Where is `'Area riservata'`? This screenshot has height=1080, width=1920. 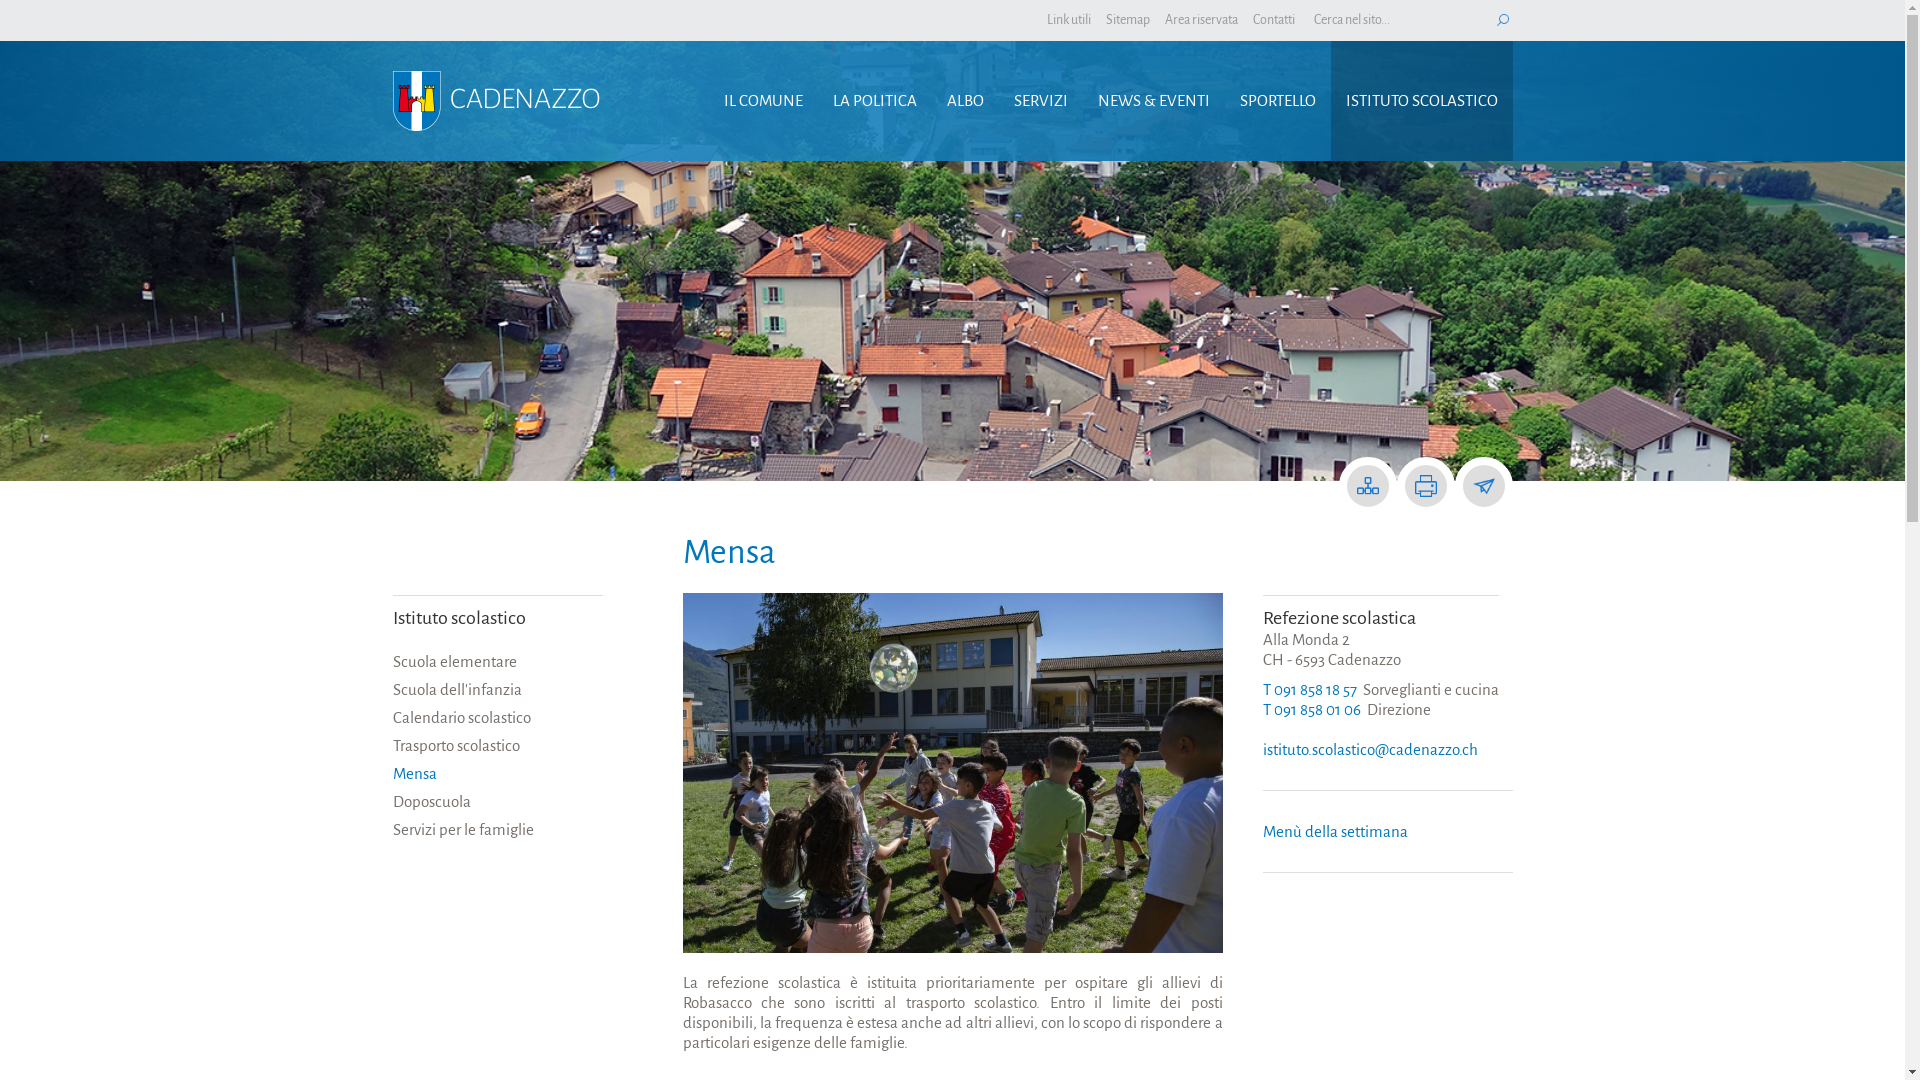
'Area riservata' is located at coordinates (1200, 20).